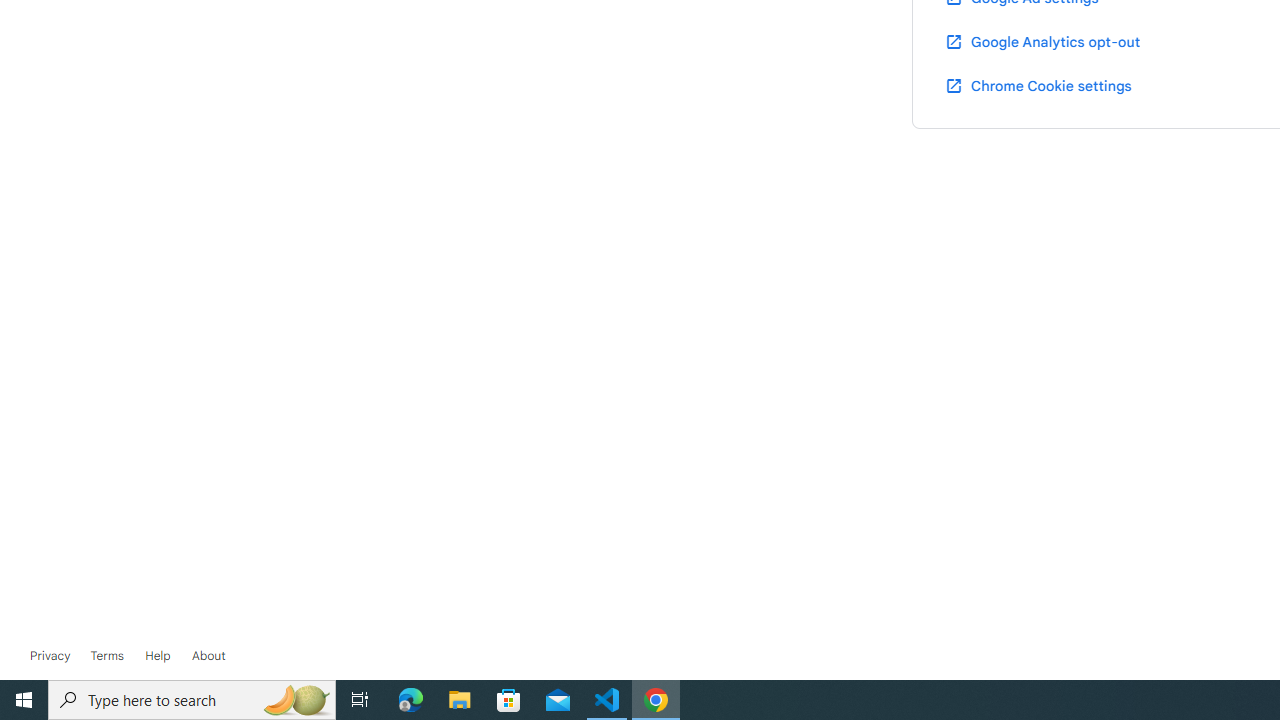 The image size is (1280, 720). Describe the element at coordinates (50, 655) in the screenshot. I see `'Privacy'` at that location.